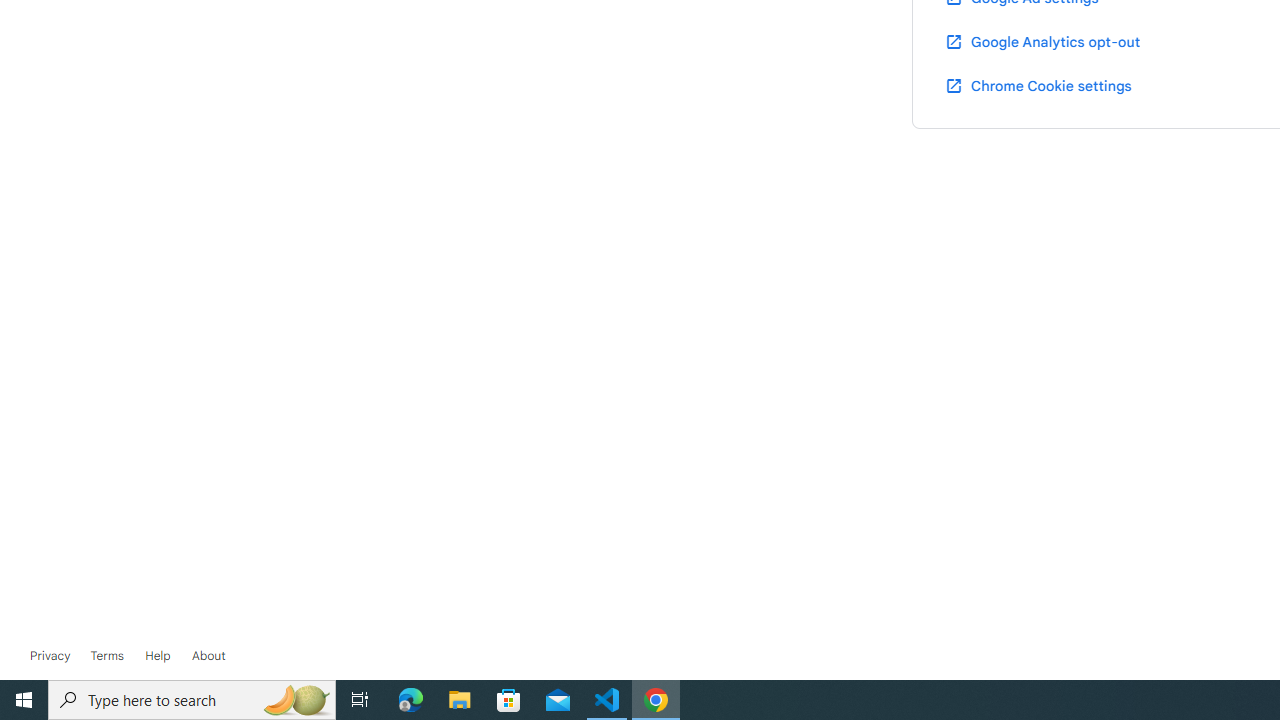 The image size is (1280, 720). Describe the element at coordinates (50, 655) in the screenshot. I see `'Privacy'` at that location.